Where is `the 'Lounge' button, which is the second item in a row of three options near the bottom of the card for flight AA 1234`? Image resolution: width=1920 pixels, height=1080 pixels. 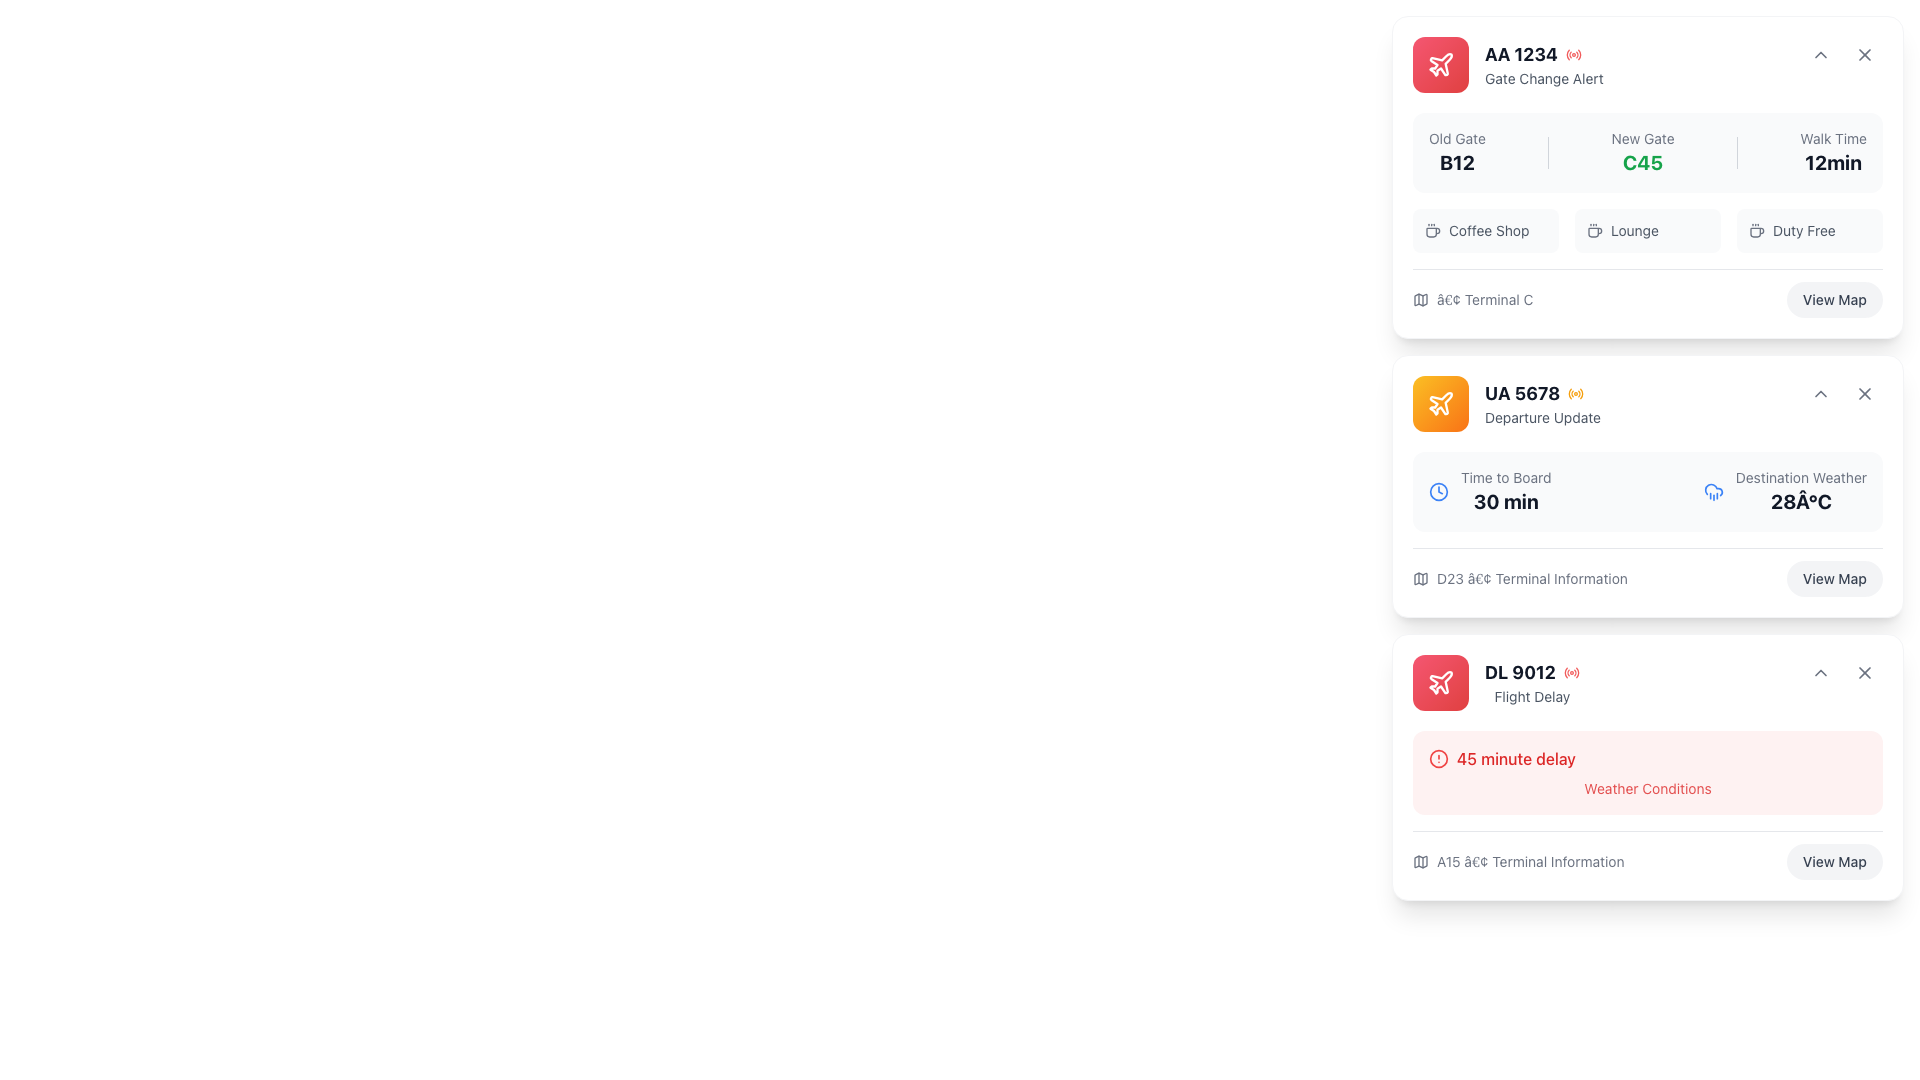 the 'Lounge' button, which is the second item in a row of three options near the bottom of the card for flight AA 1234 is located at coordinates (1647, 230).